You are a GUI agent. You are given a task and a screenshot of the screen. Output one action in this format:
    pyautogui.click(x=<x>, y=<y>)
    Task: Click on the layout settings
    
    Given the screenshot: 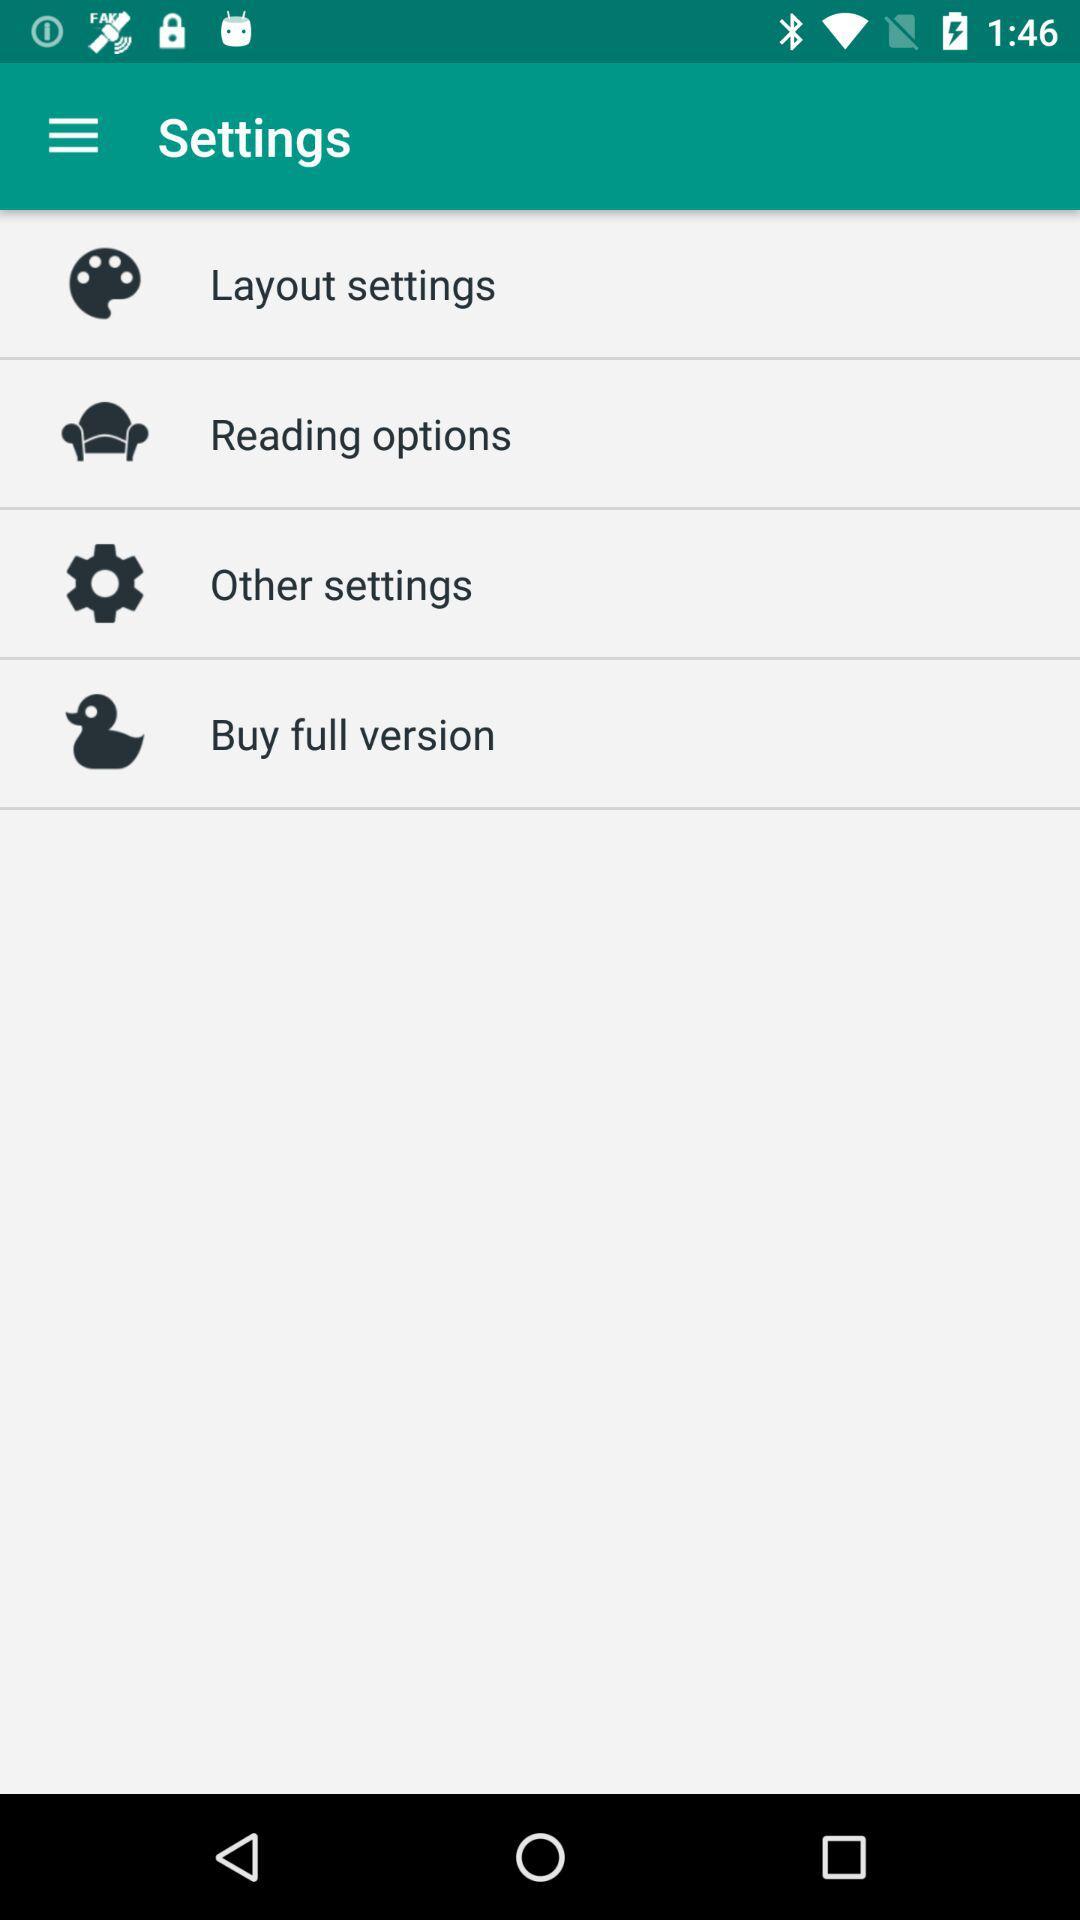 What is the action you would take?
    pyautogui.click(x=352, y=282)
    